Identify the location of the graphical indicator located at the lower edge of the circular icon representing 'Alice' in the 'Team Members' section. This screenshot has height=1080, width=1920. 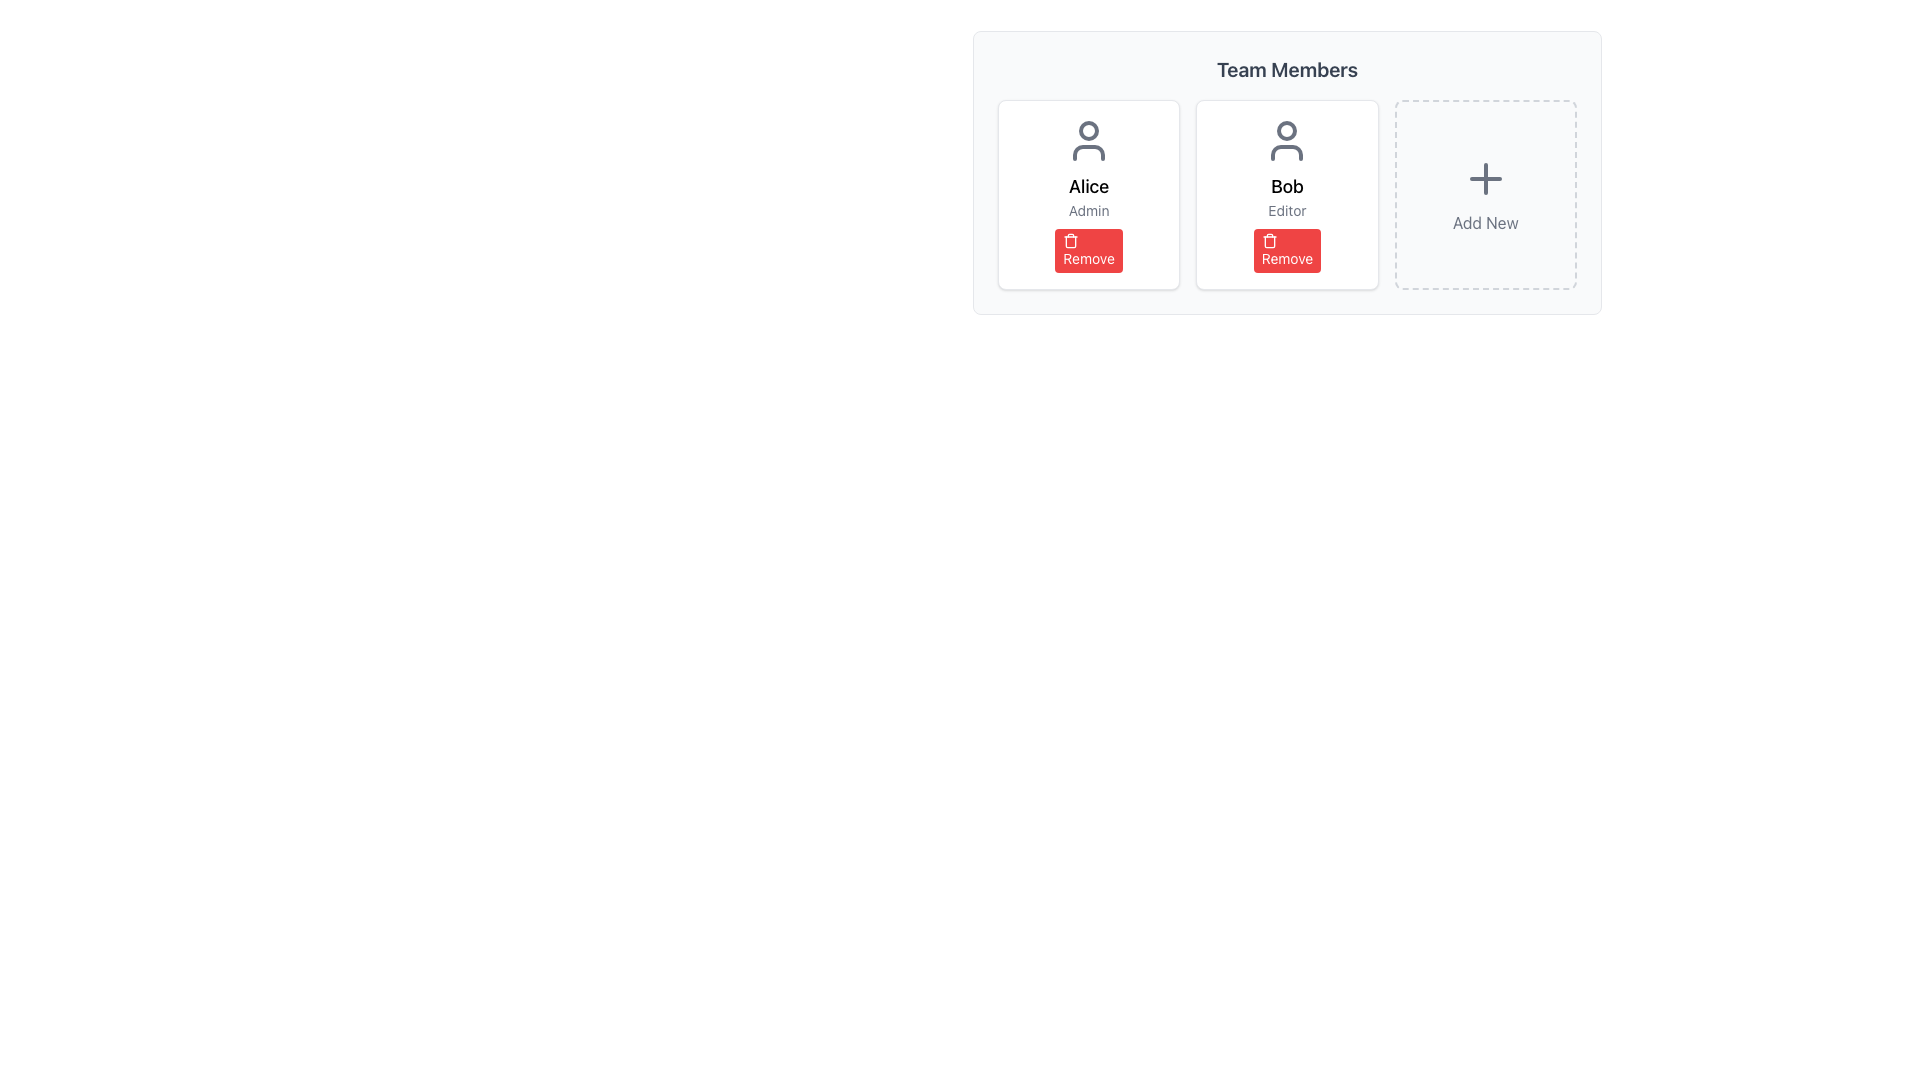
(1088, 152).